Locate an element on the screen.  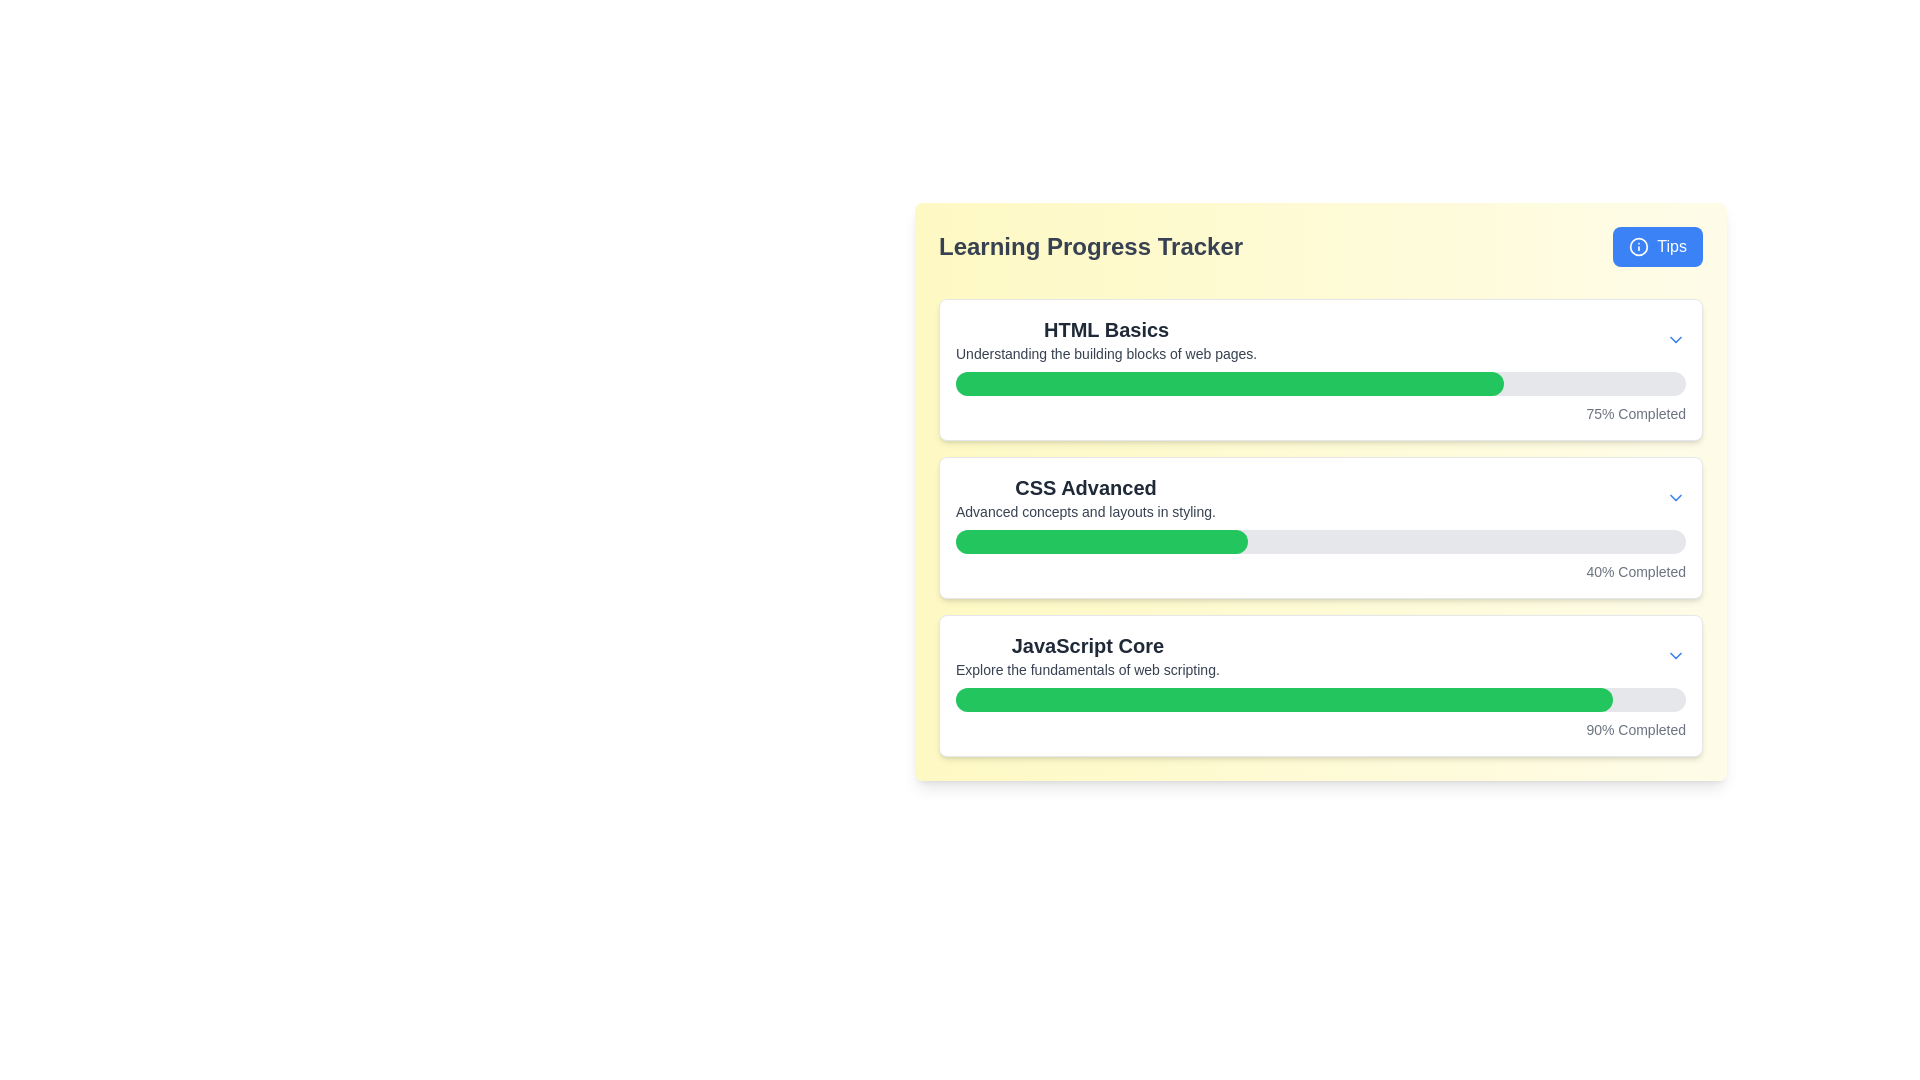
the text label that displays "Understanding the building blocks of web pages." located directly below the title "HTML Basics." is located at coordinates (1105, 353).